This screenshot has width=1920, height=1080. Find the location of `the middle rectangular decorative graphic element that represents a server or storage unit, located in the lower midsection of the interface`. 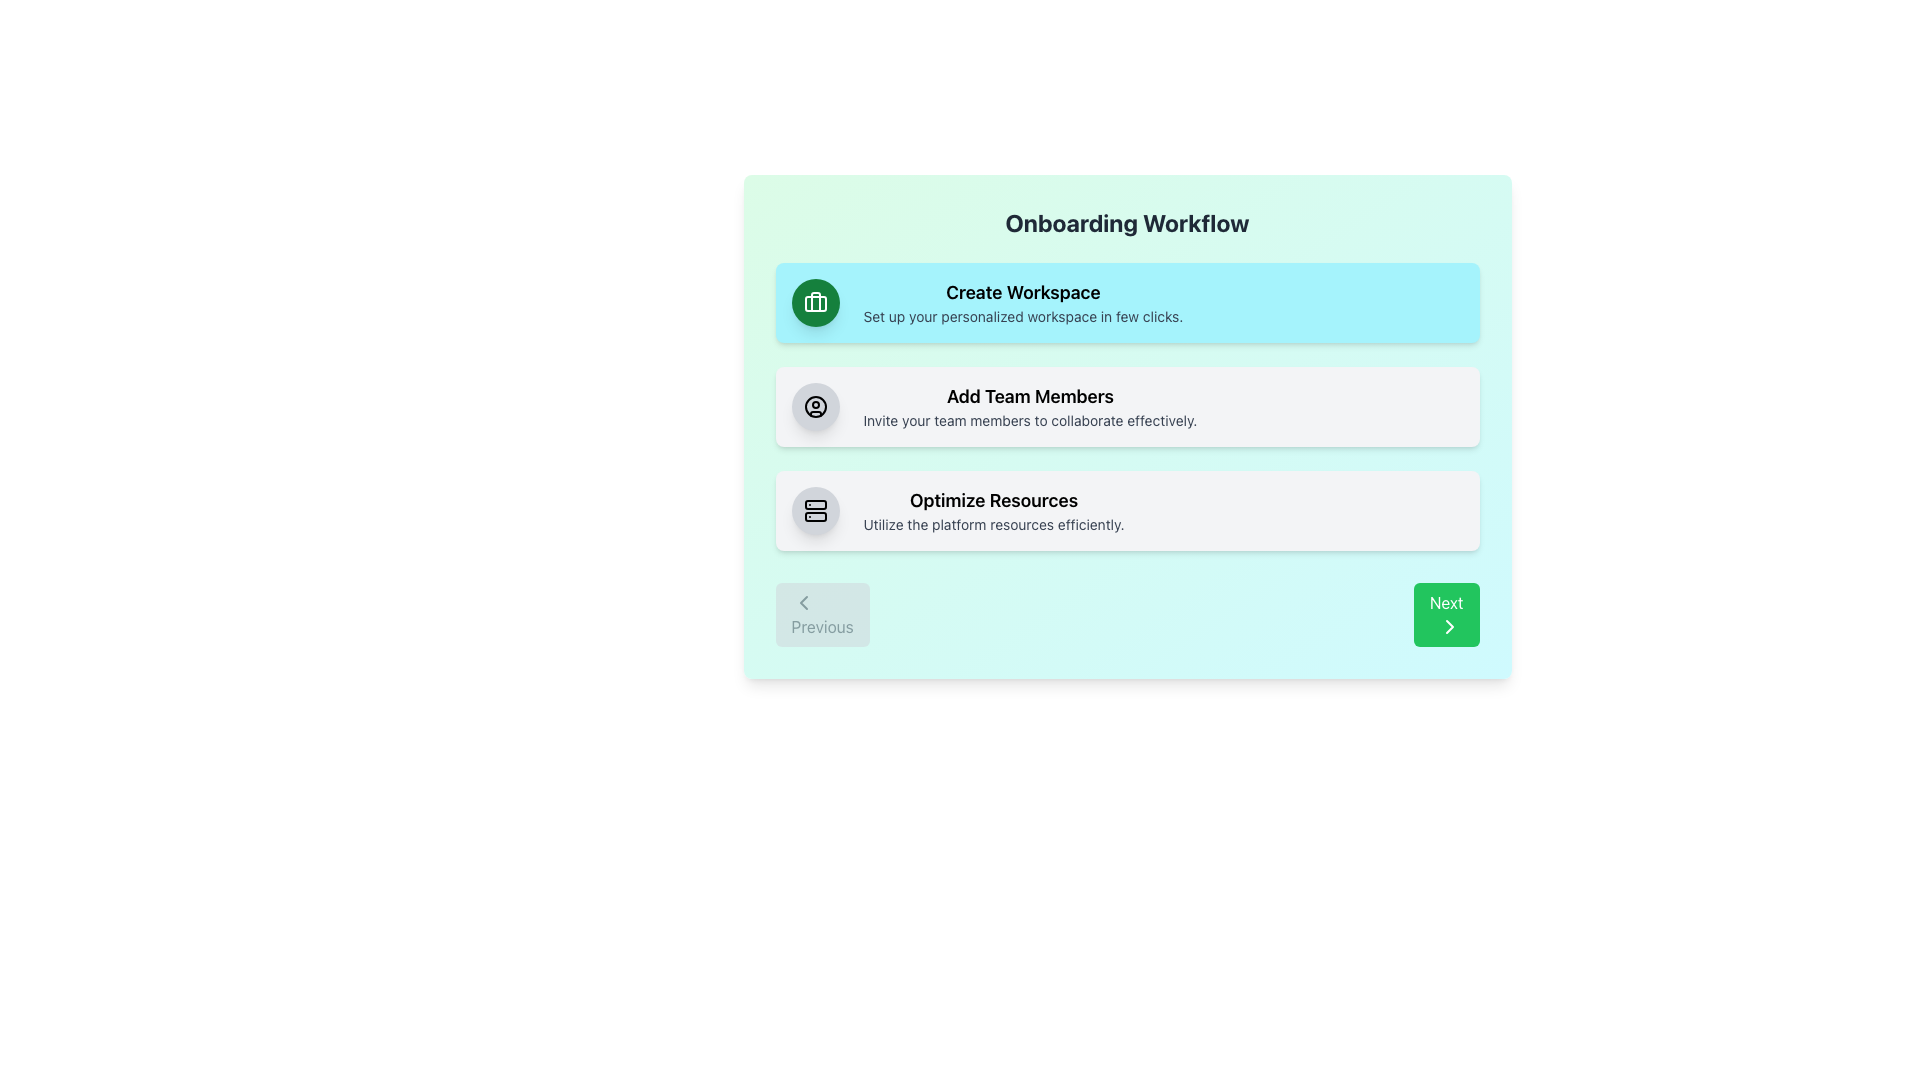

the middle rectangular decorative graphic element that represents a server or storage unit, located in the lower midsection of the interface is located at coordinates (815, 515).